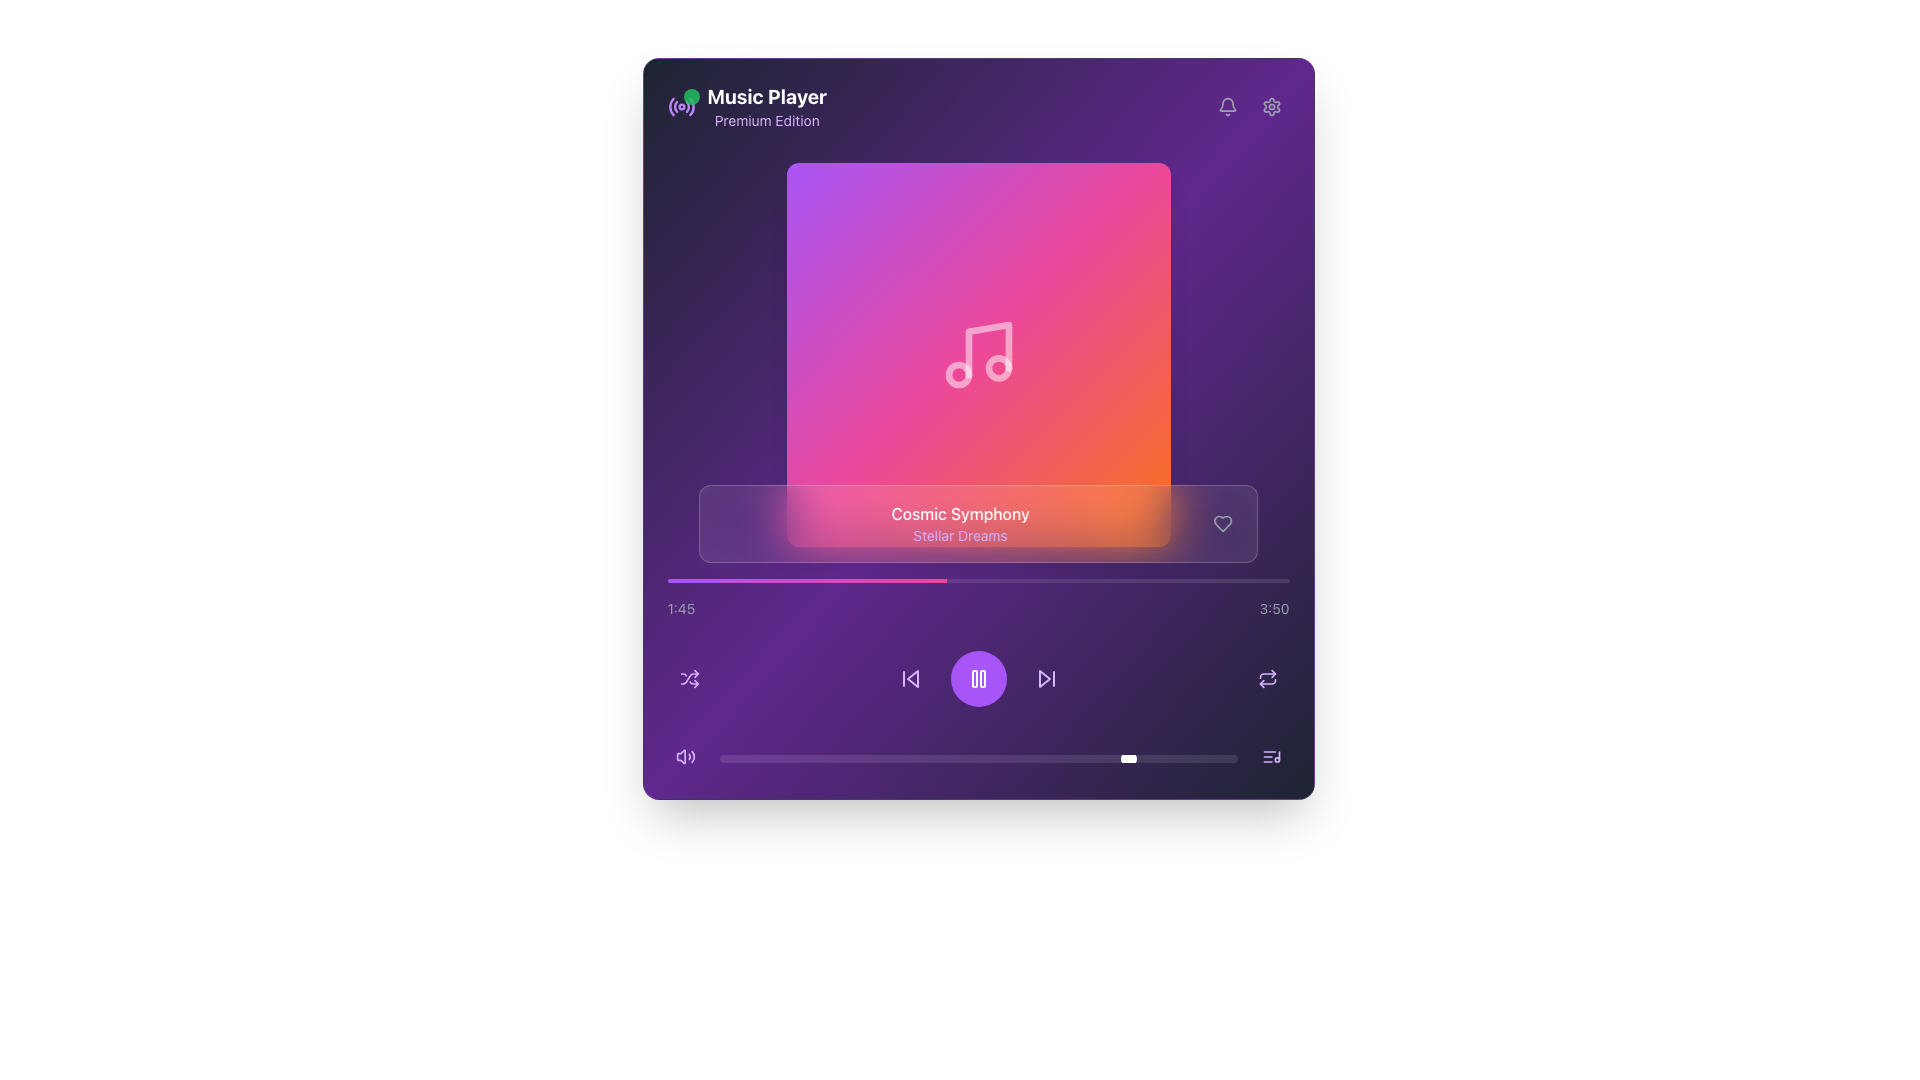  Describe the element at coordinates (925, 759) in the screenshot. I see `the slider value` at that location.